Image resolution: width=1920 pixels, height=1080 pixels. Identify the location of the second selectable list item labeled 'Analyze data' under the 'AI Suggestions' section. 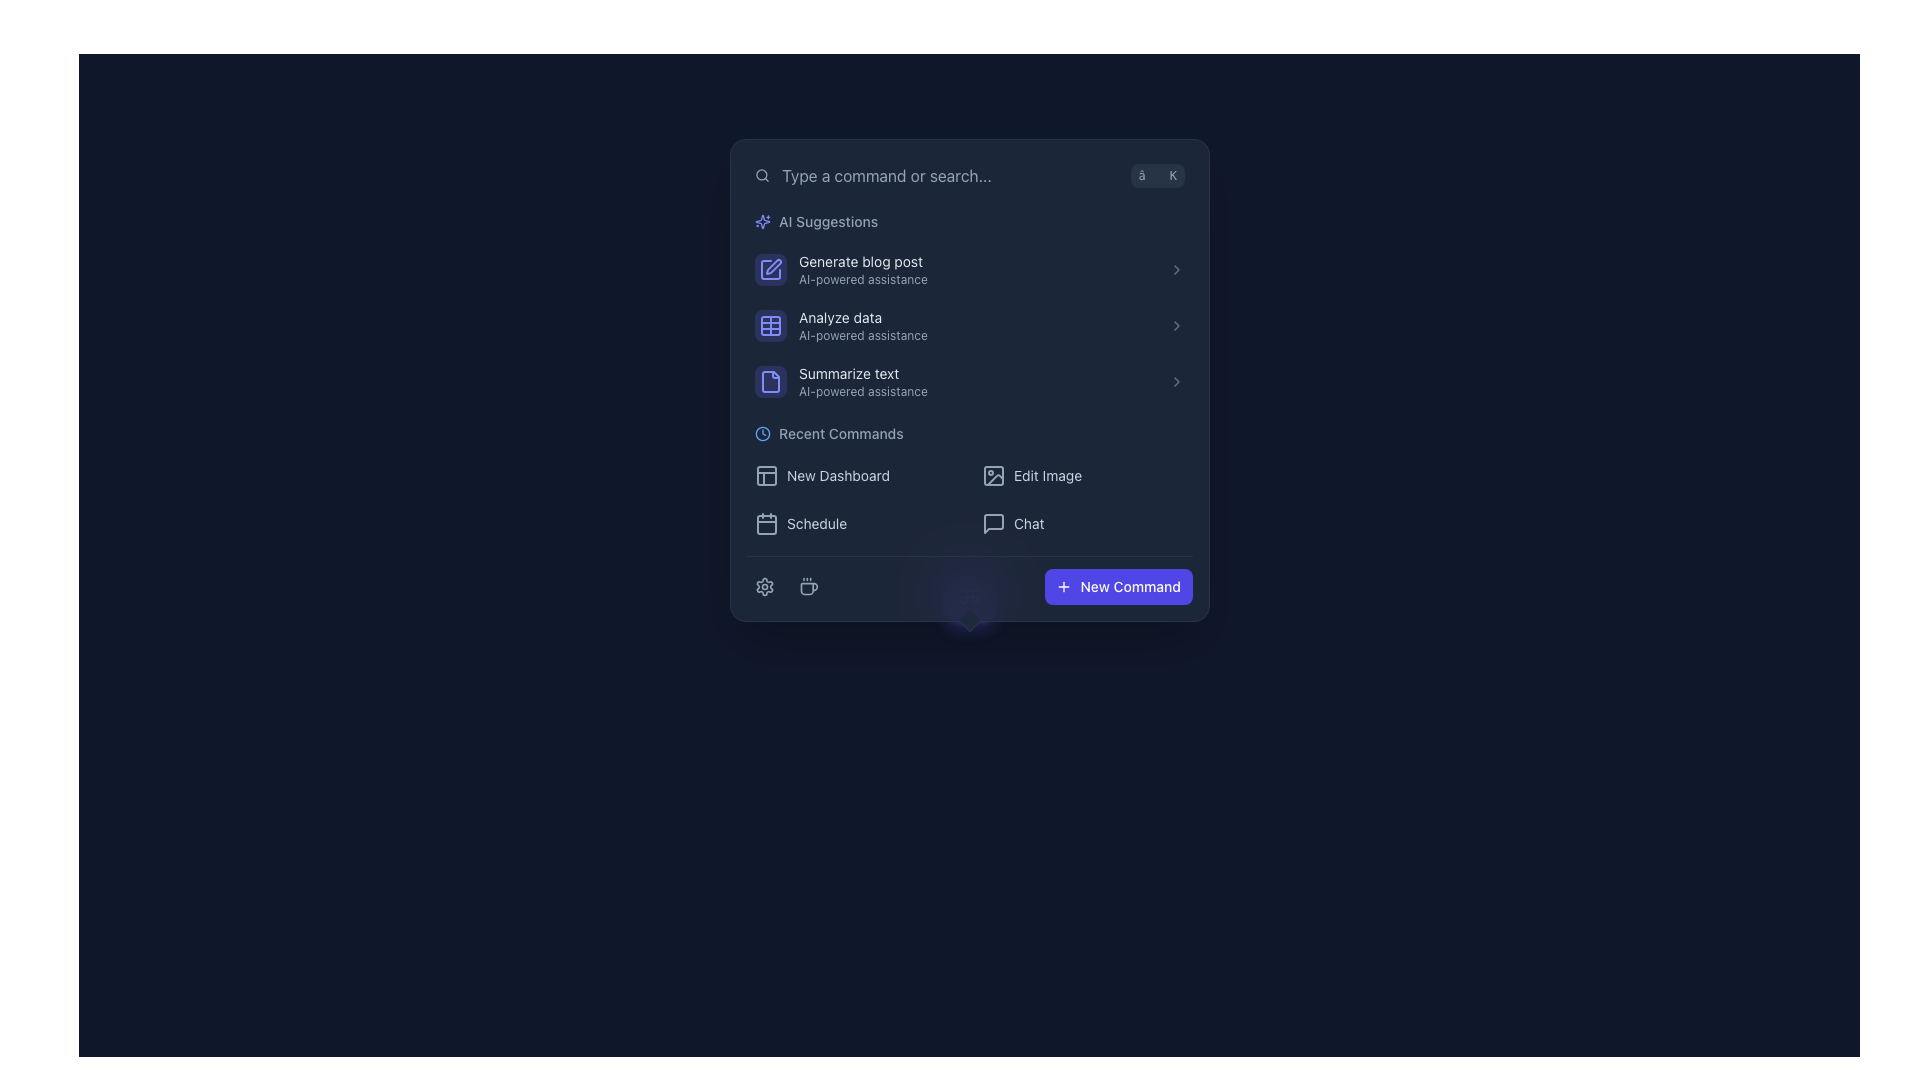
(977, 325).